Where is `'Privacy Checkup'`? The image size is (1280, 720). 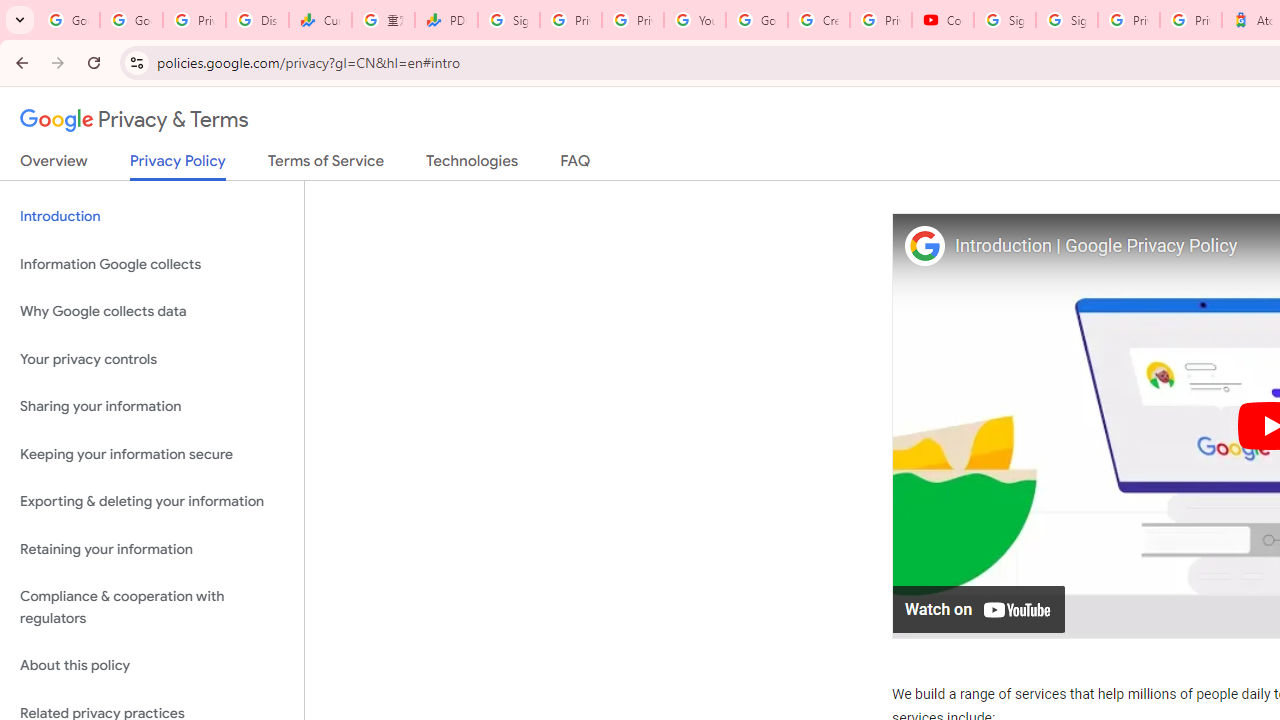 'Privacy Checkup' is located at coordinates (631, 20).